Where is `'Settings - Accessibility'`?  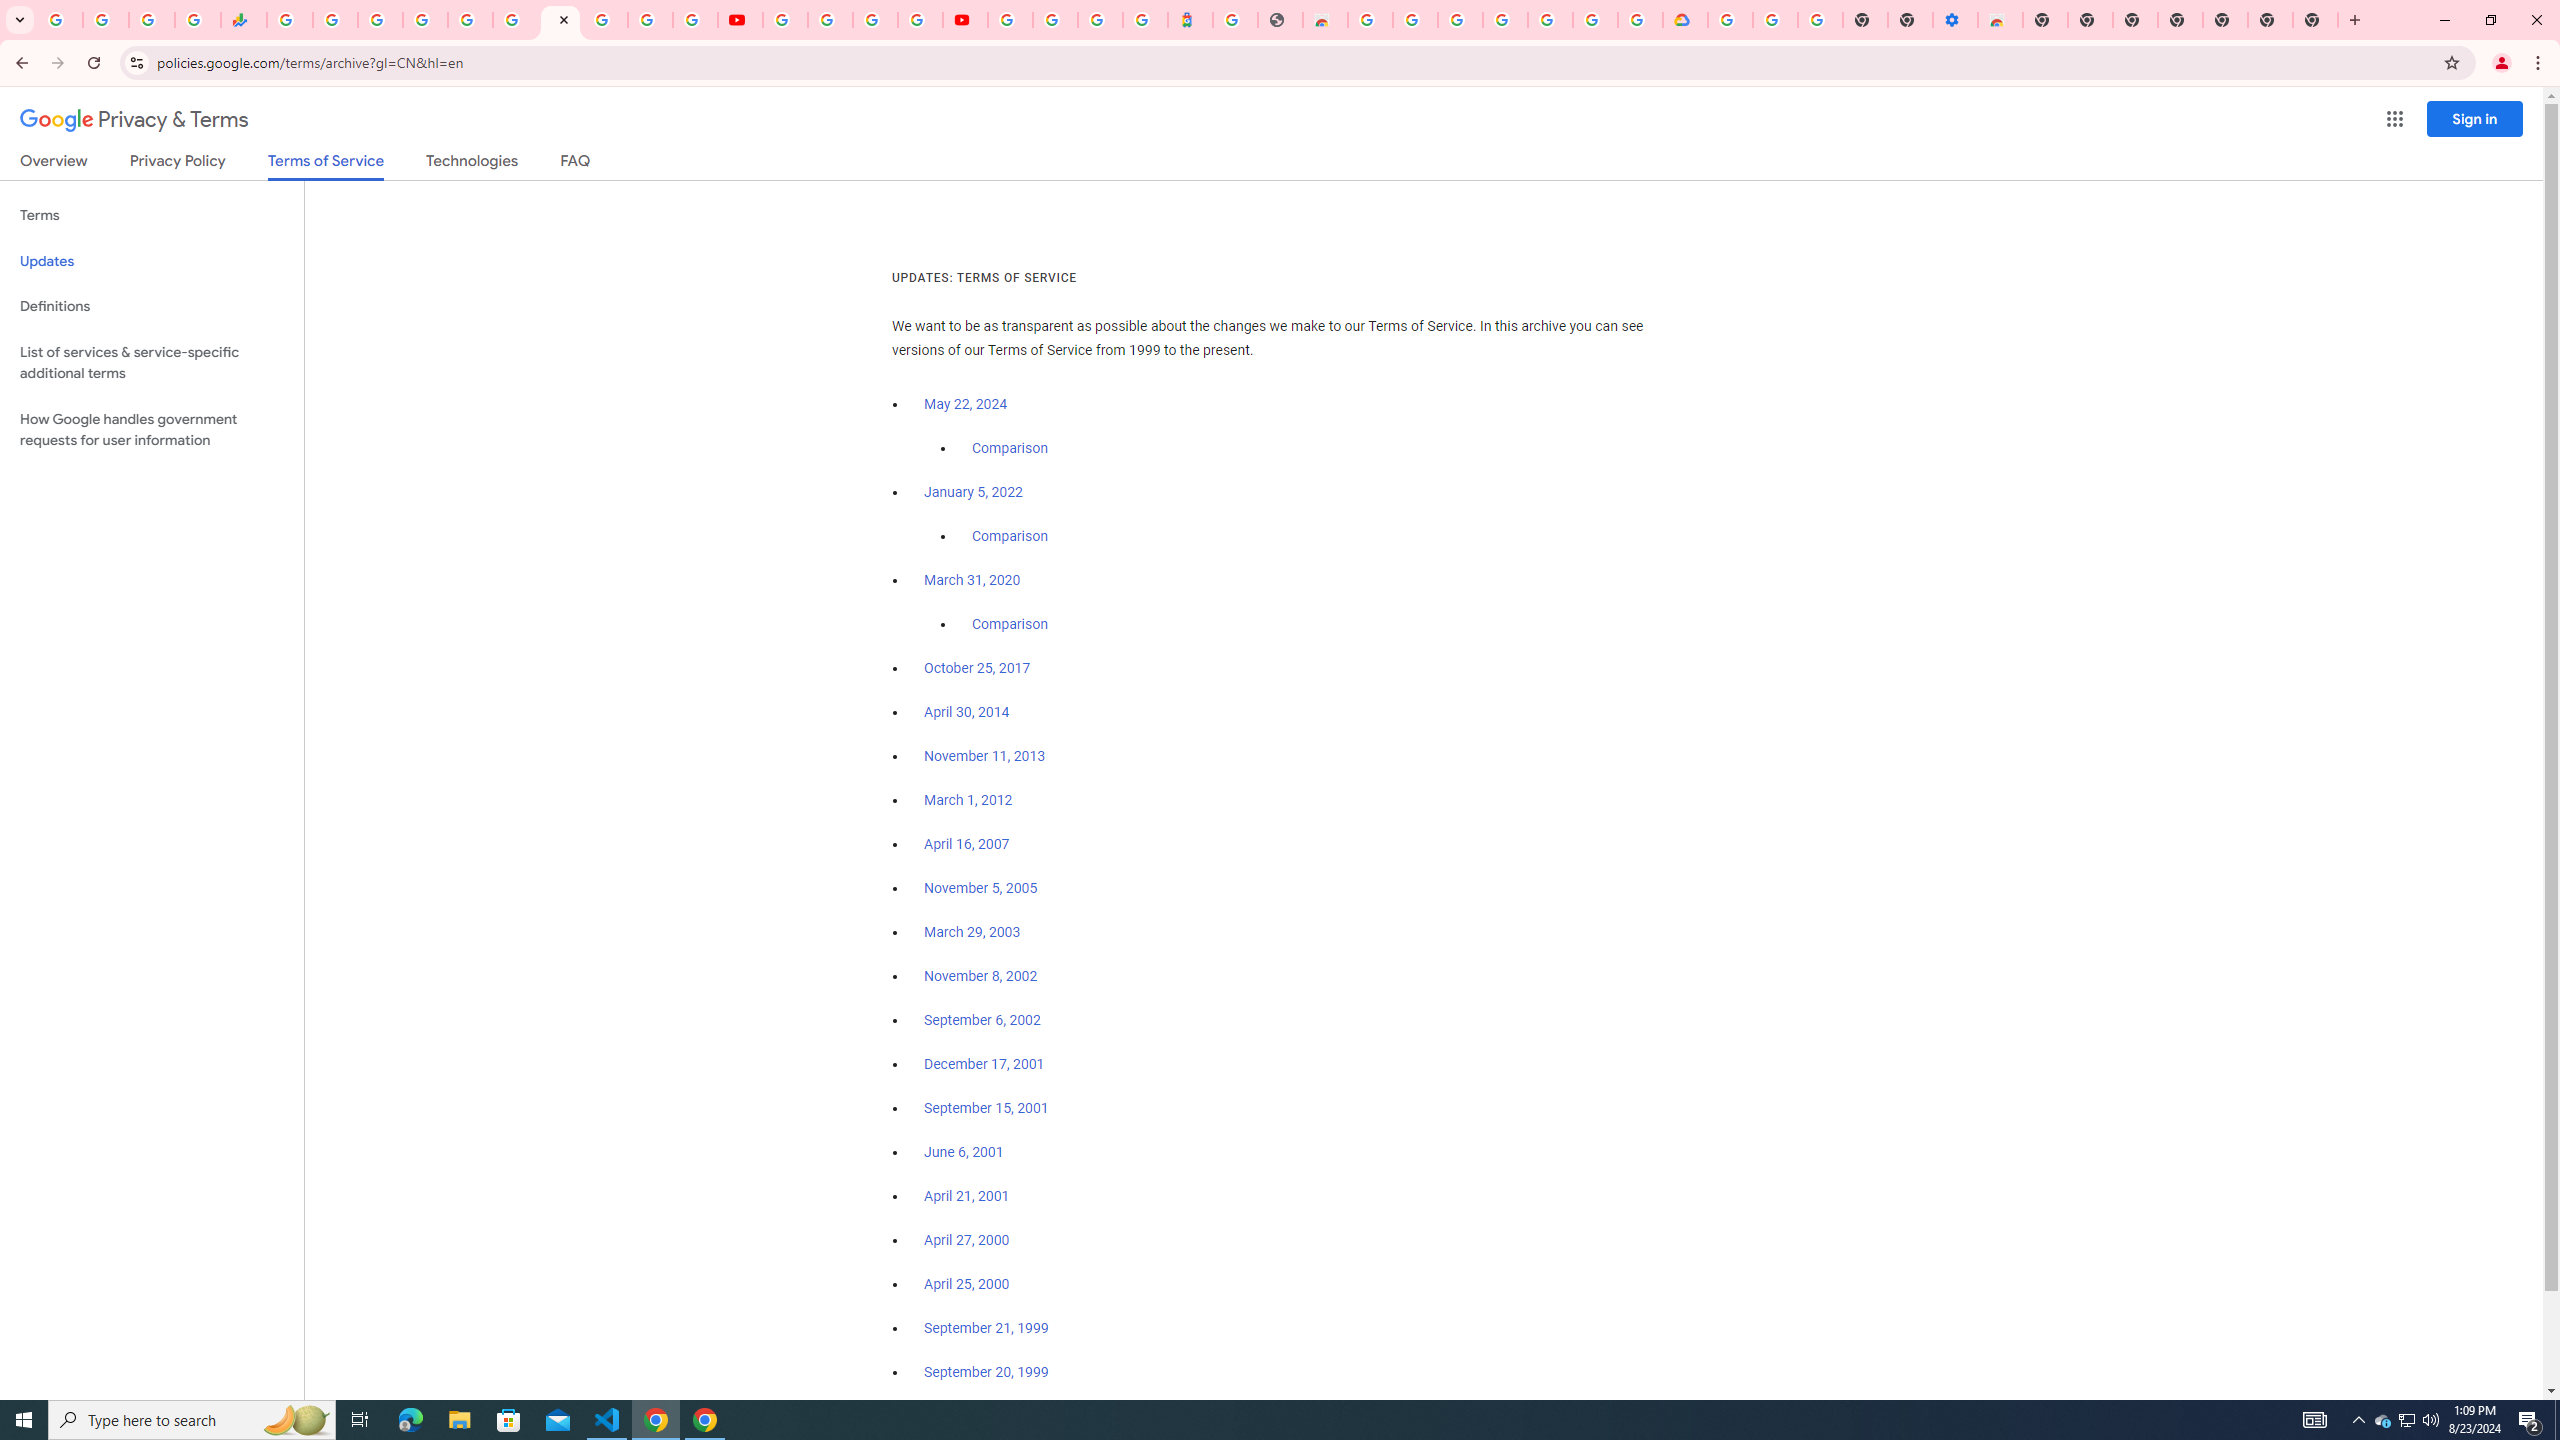
'Settings - Accessibility' is located at coordinates (1954, 19).